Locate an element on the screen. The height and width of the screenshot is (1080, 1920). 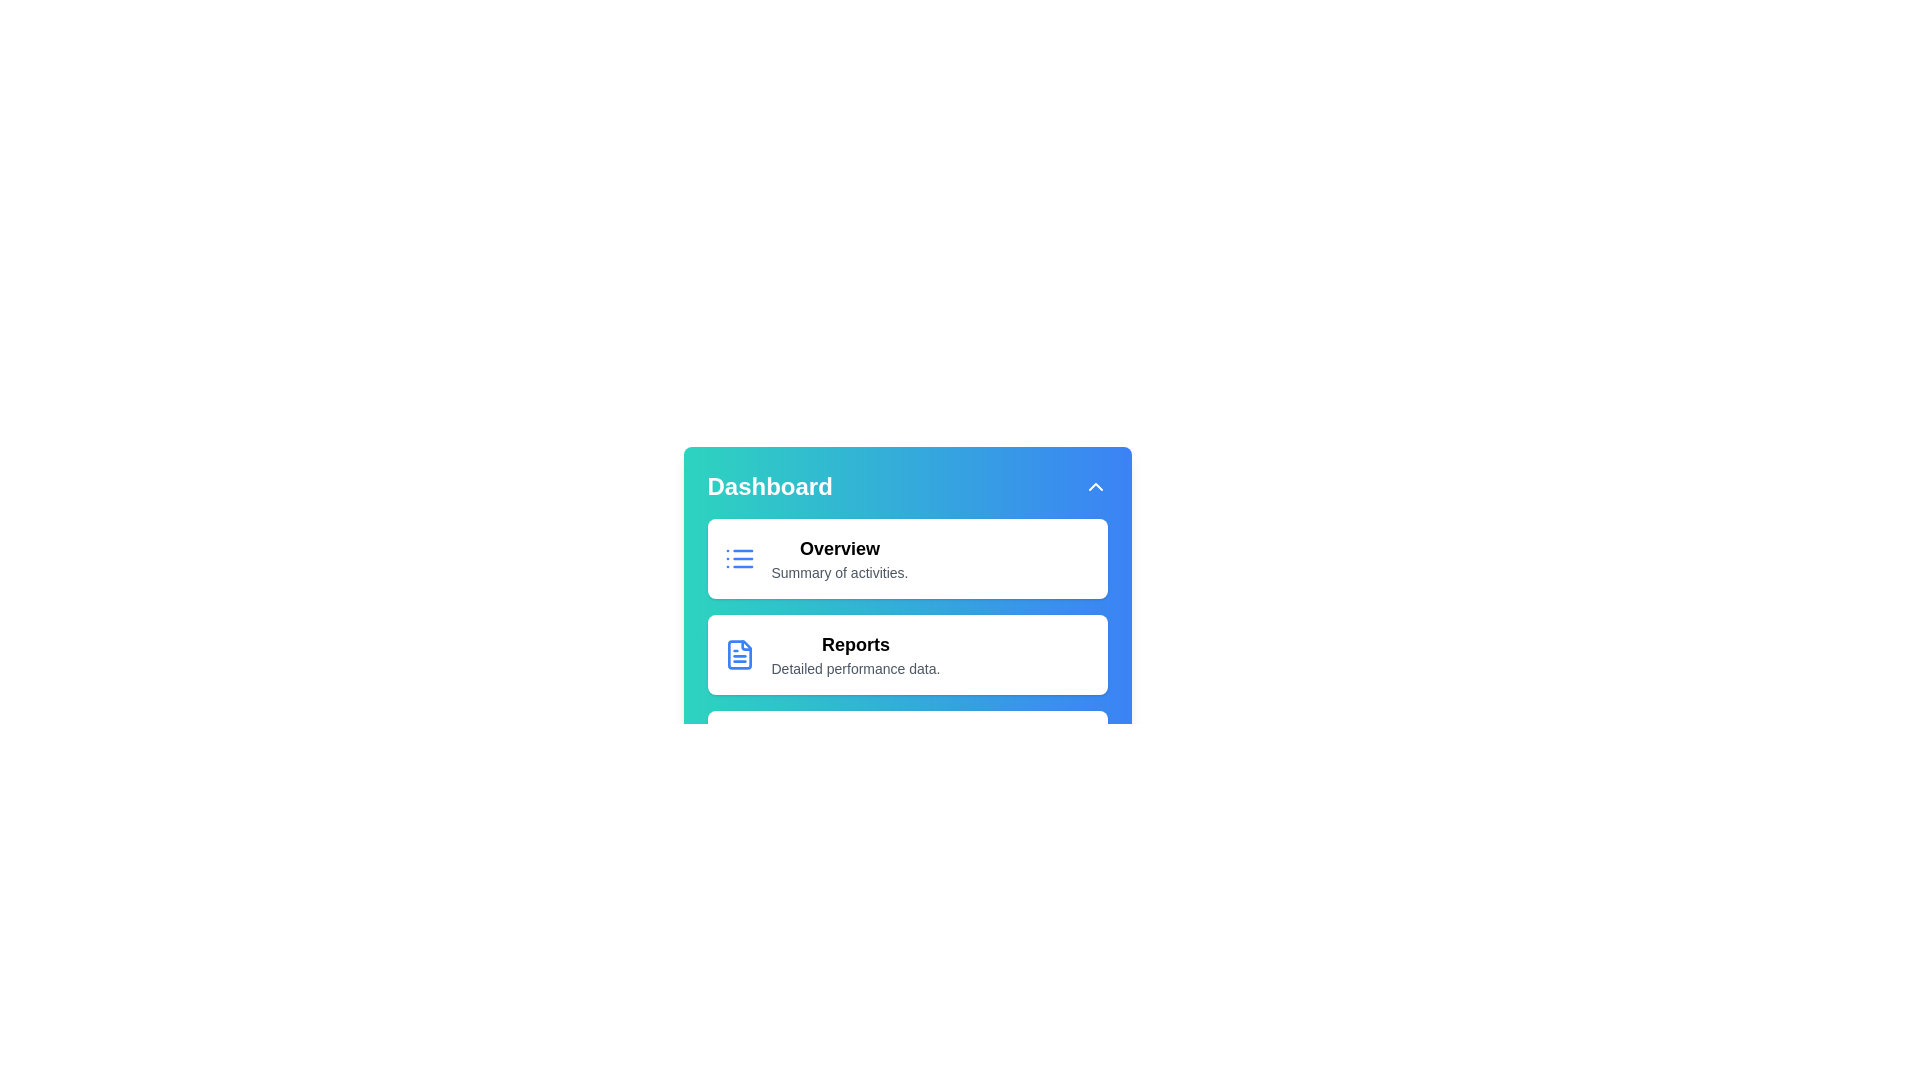
the menu item corresponding to Overview is located at coordinates (840, 559).